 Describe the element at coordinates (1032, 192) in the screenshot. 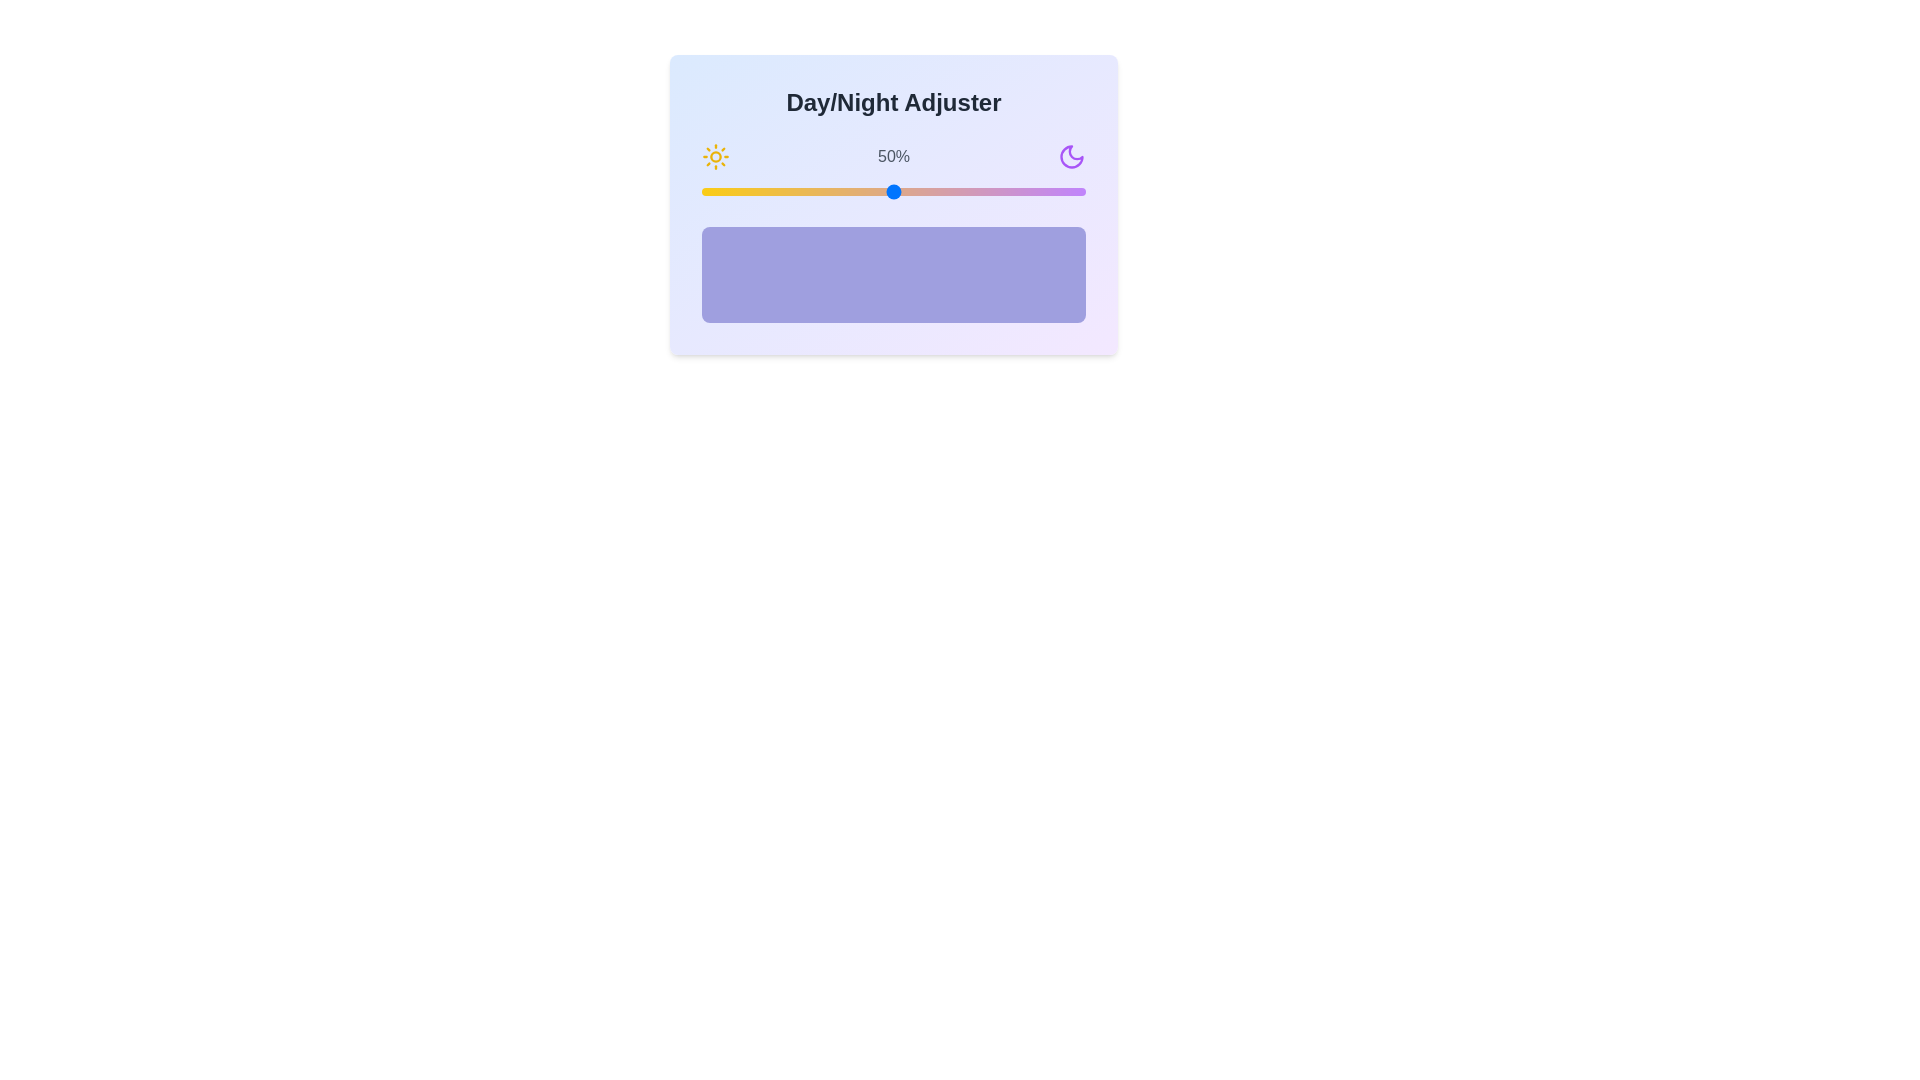

I see `the slider to set the value to 86%` at that location.